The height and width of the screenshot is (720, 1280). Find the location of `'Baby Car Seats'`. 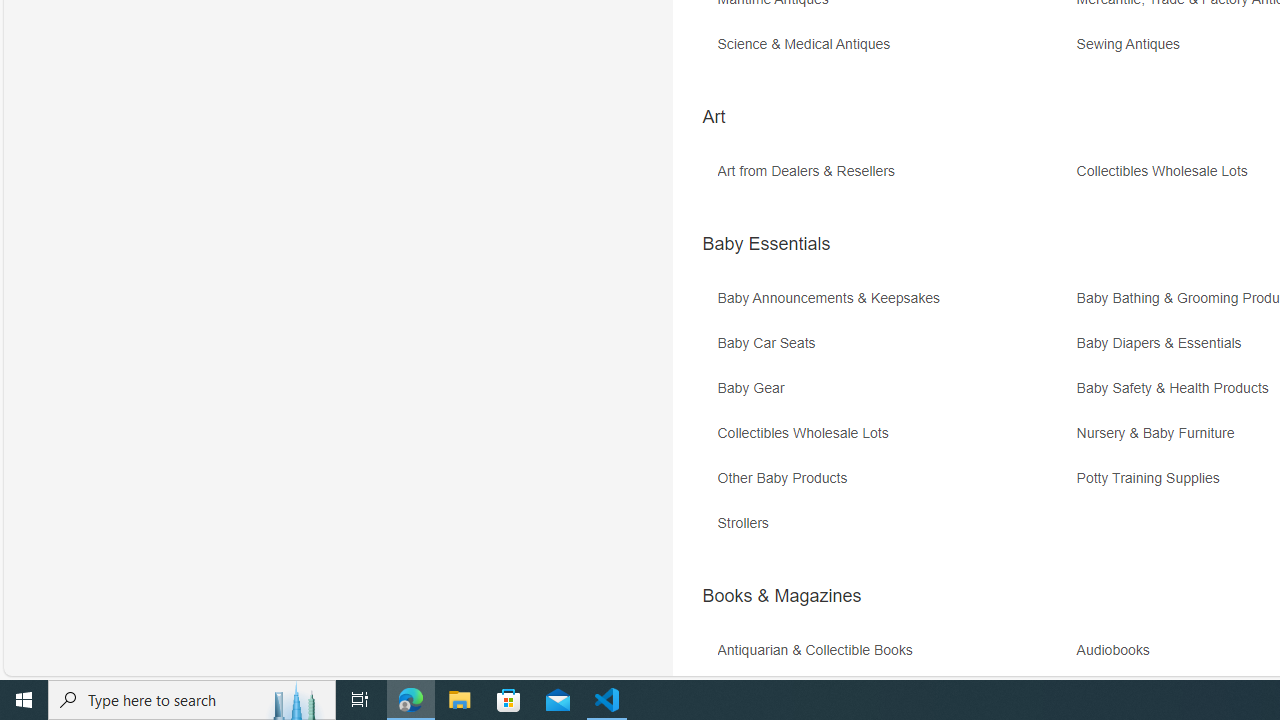

'Baby Car Seats' is located at coordinates (893, 349).